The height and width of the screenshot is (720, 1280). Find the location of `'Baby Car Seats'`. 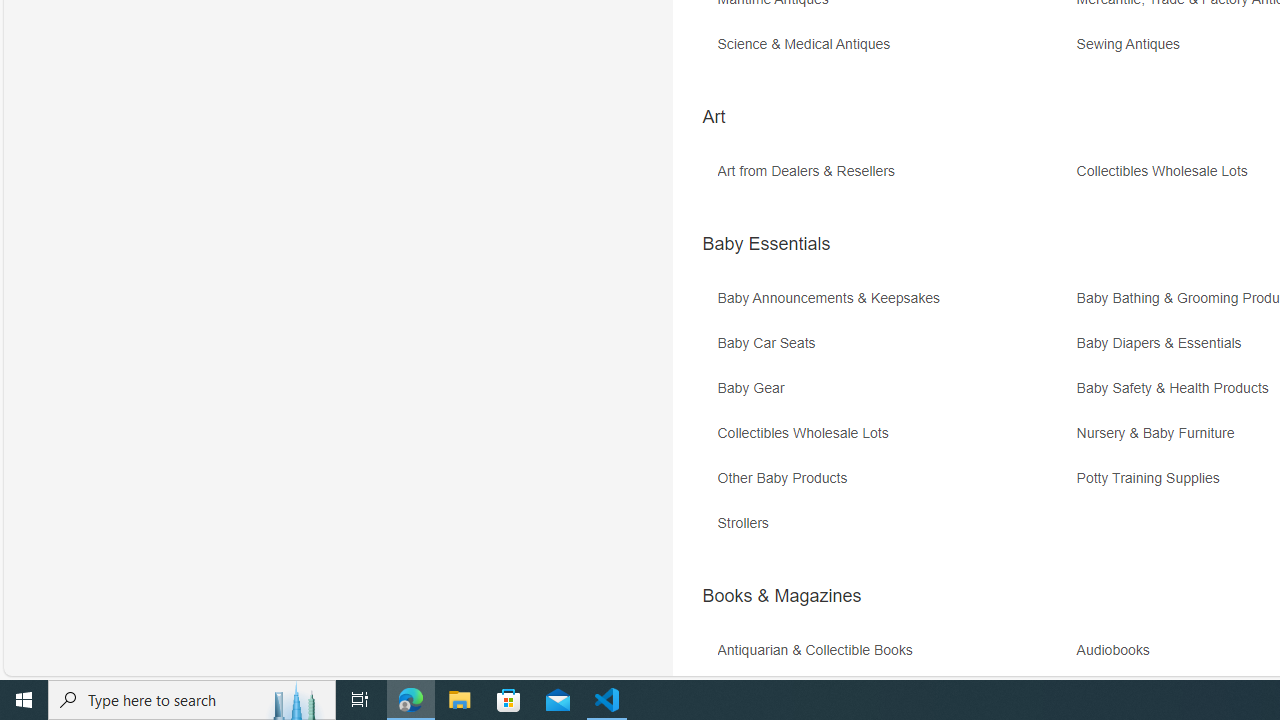

'Baby Car Seats' is located at coordinates (893, 349).